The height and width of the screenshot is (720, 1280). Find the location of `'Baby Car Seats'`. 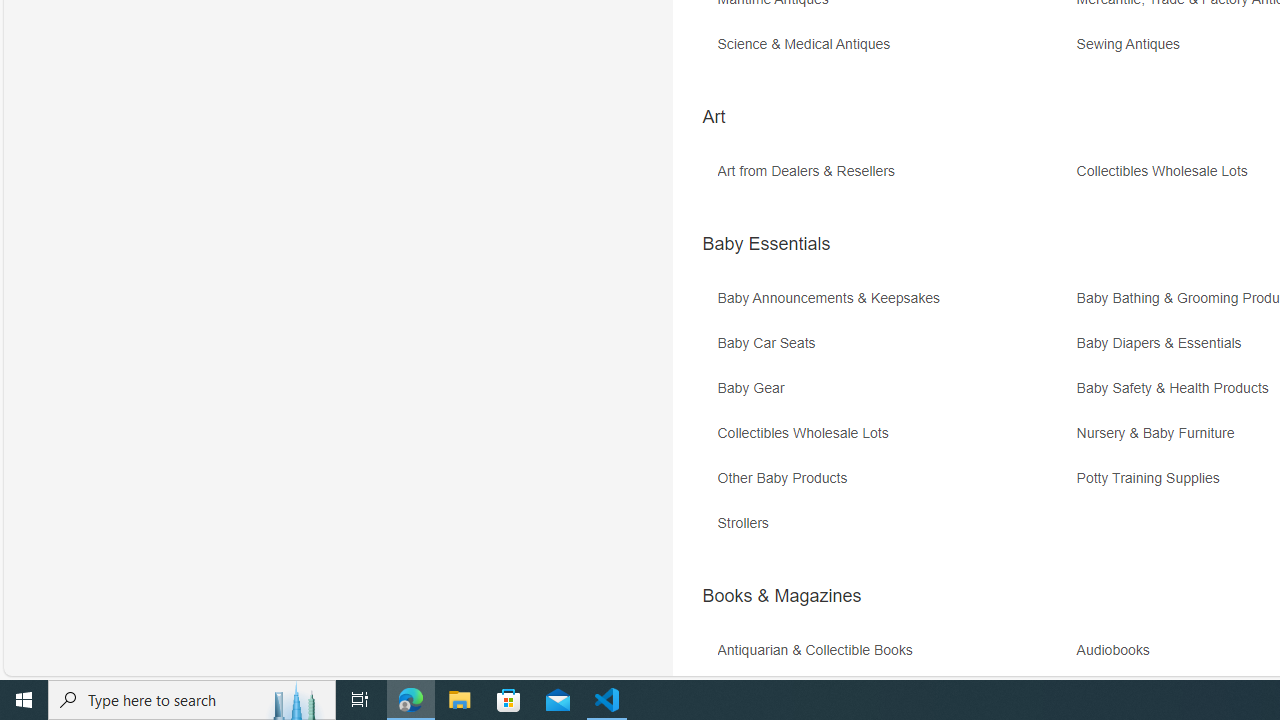

'Baby Car Seats' is located at coordinates (893, 349).